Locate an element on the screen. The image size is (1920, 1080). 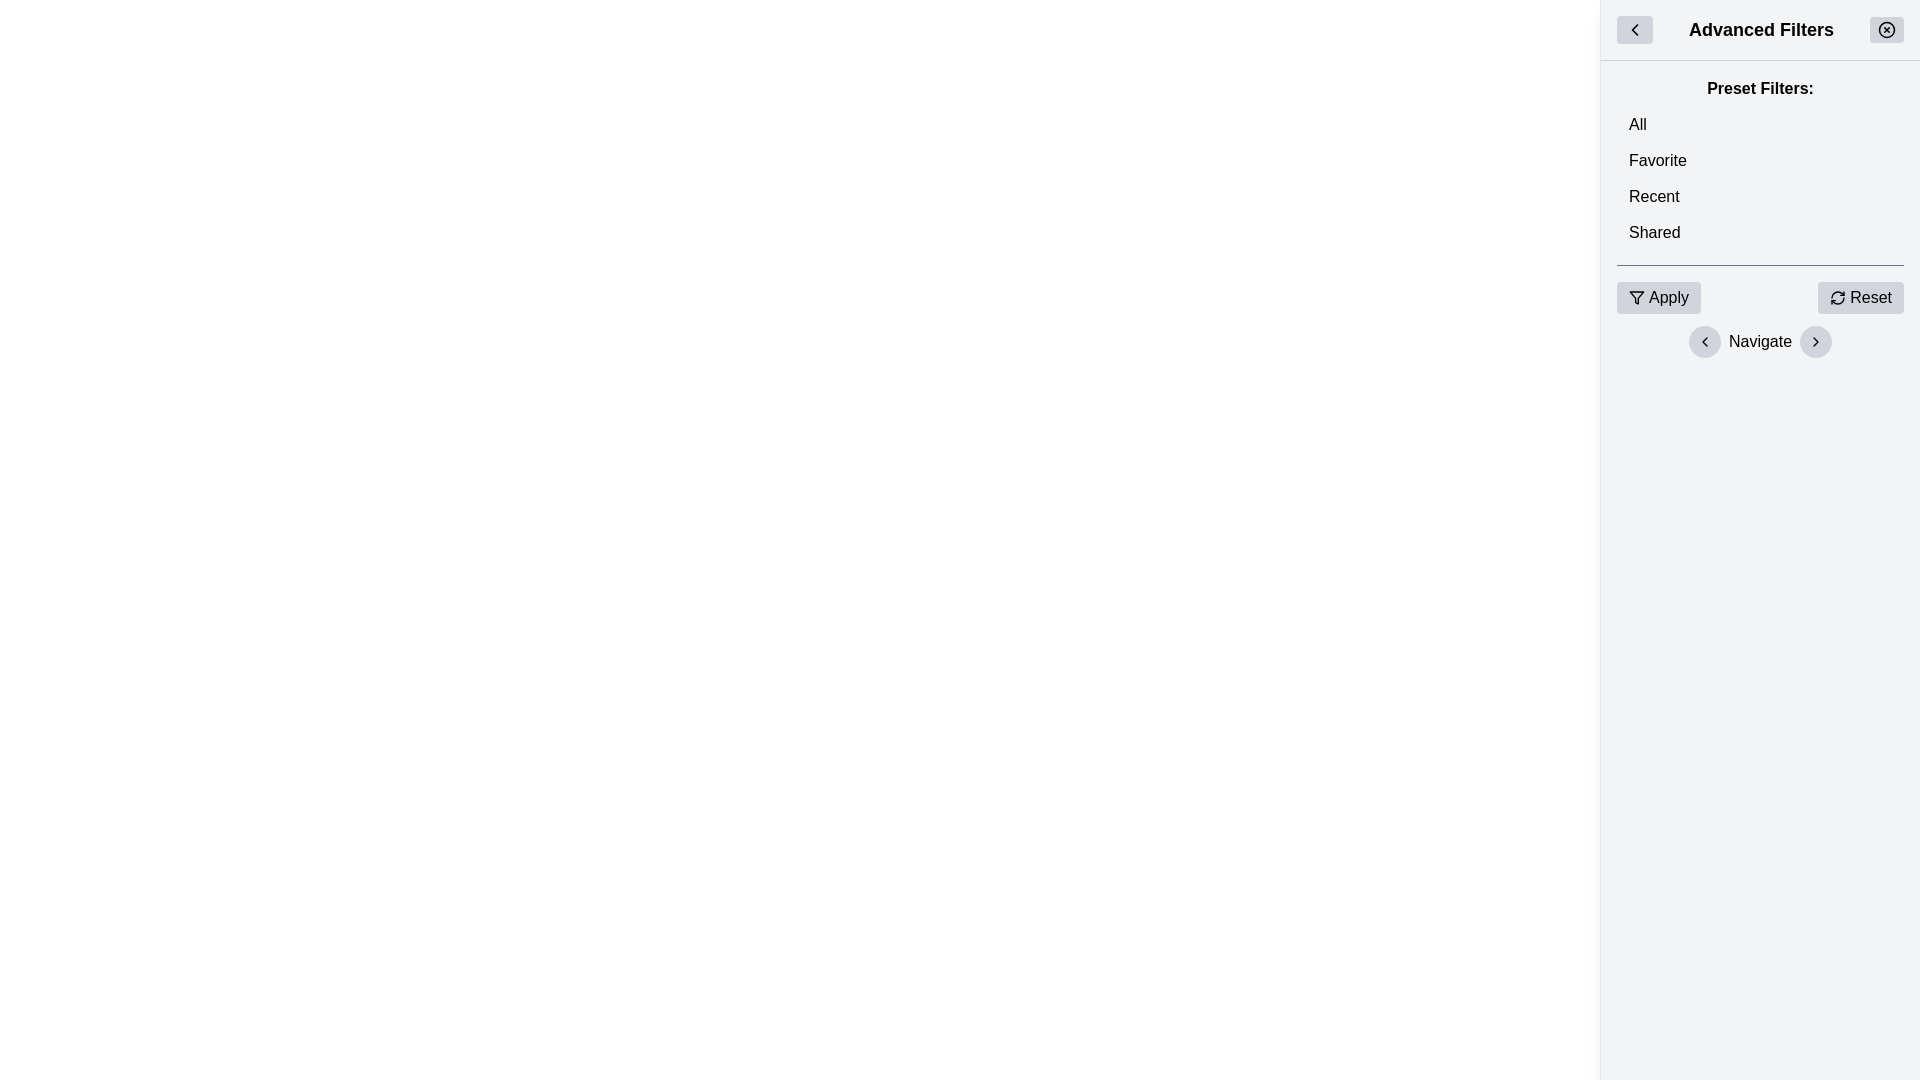
the button located at the top right of the 'Advanced Filters' panel to change its background color is located at coordinates (1885, 30).